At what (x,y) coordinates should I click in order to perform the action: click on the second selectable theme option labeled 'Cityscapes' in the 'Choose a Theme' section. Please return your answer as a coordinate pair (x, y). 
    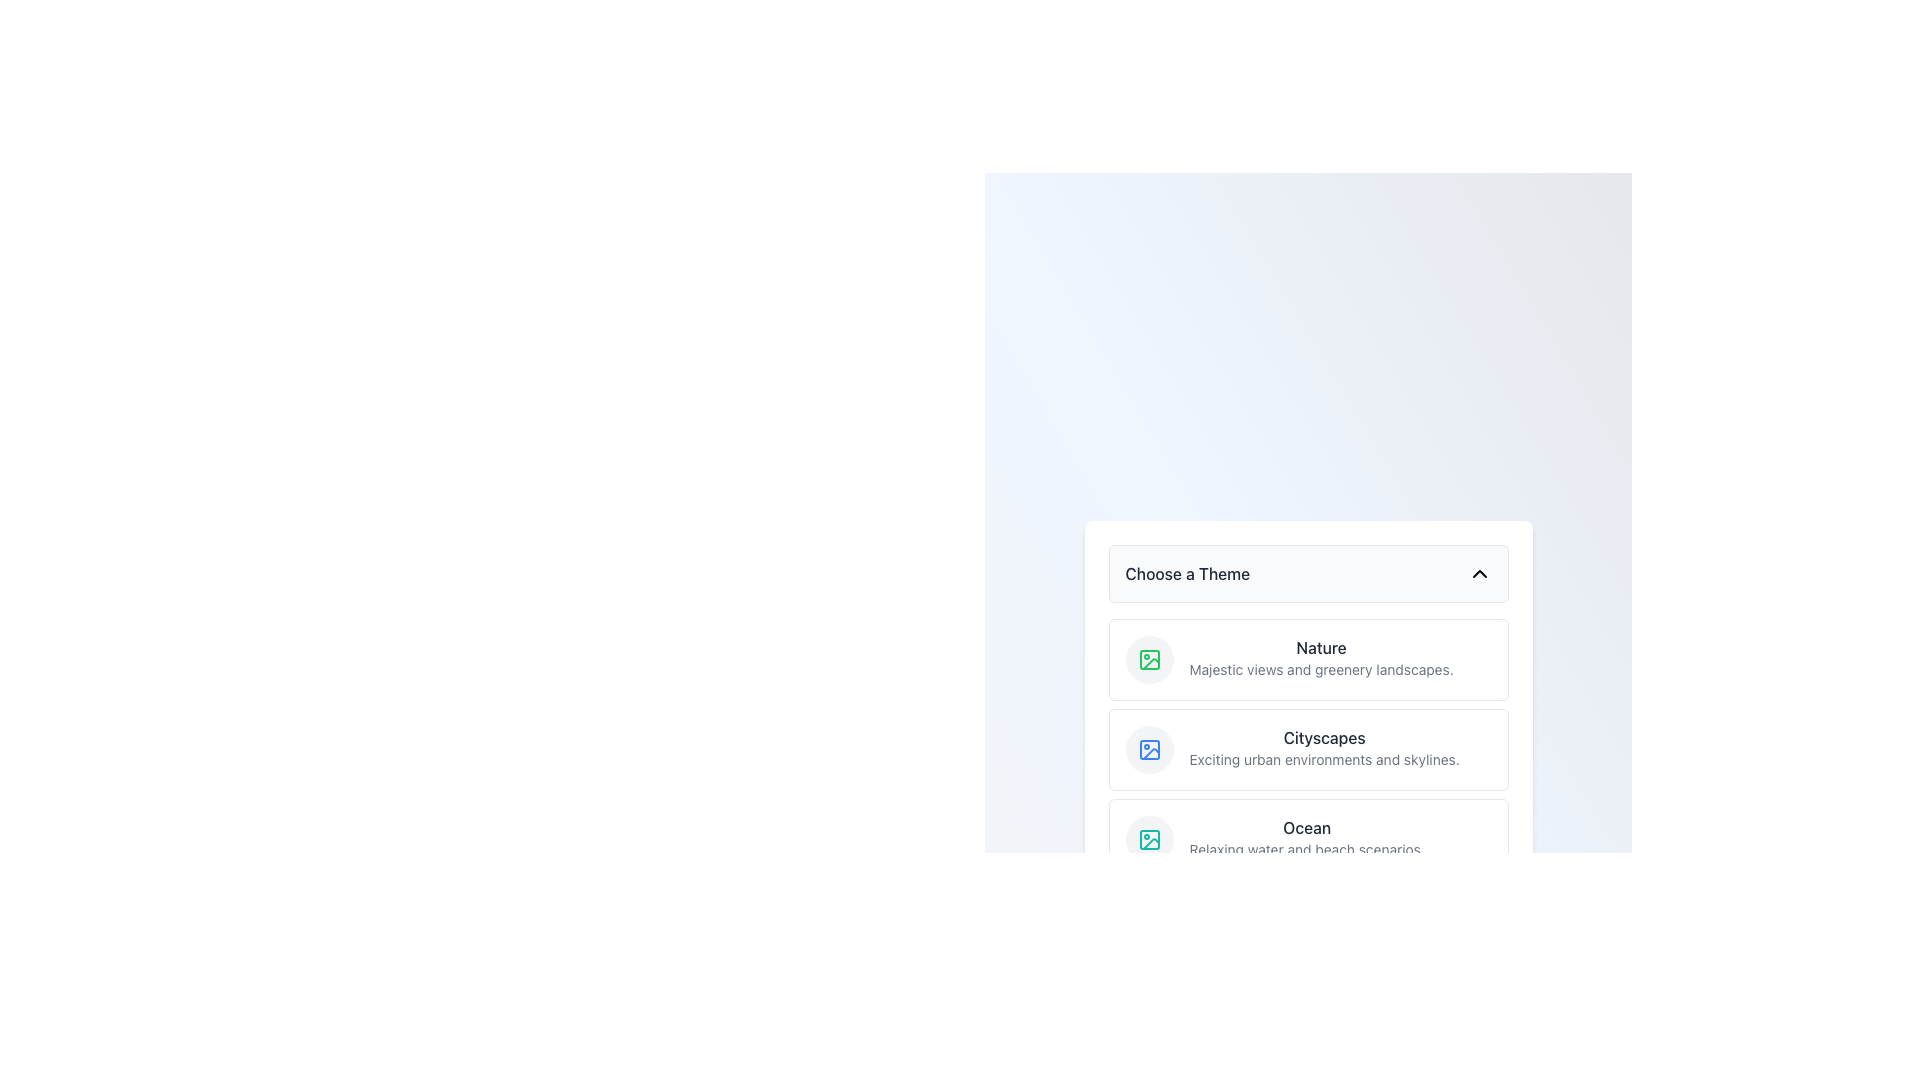
    Looking at the image, I should click on (1308, 749).